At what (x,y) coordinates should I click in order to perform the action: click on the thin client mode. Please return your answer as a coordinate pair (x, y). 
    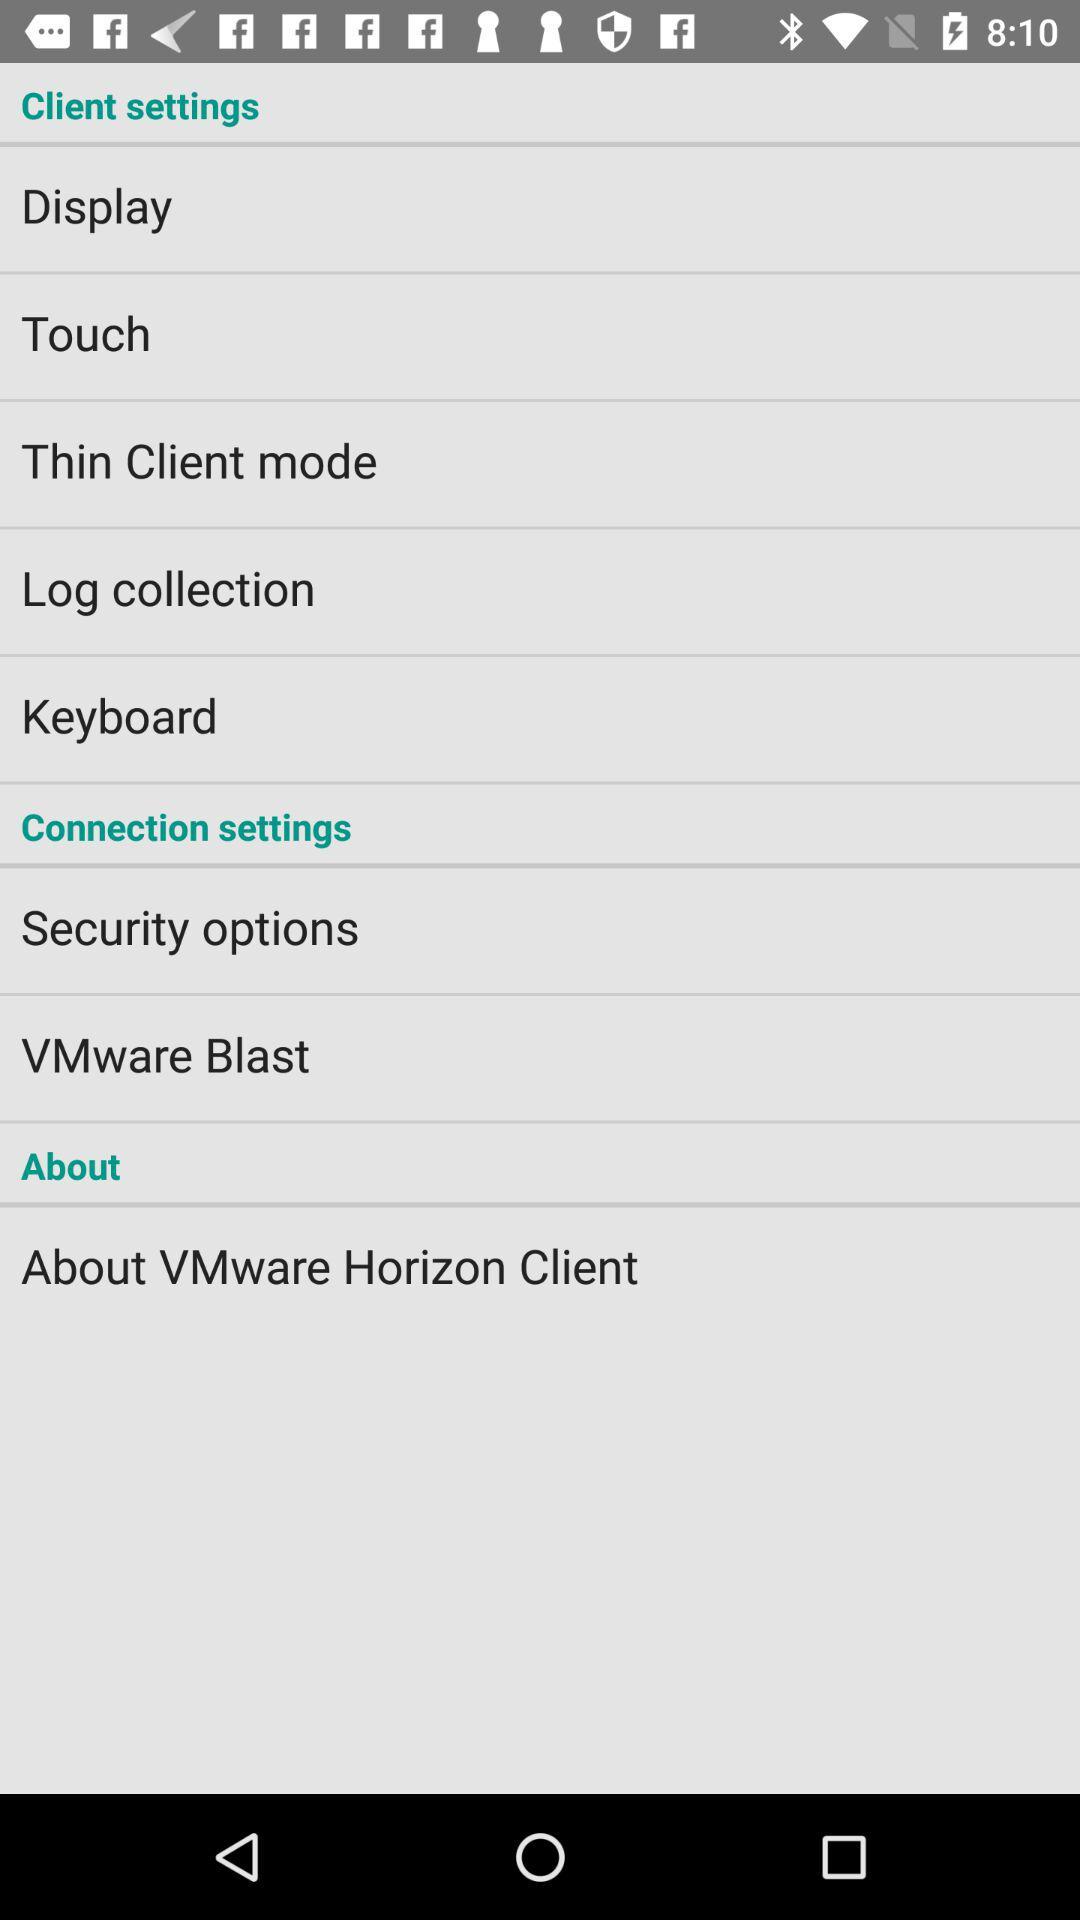
    Looking at the image, I should click on (540, 445).